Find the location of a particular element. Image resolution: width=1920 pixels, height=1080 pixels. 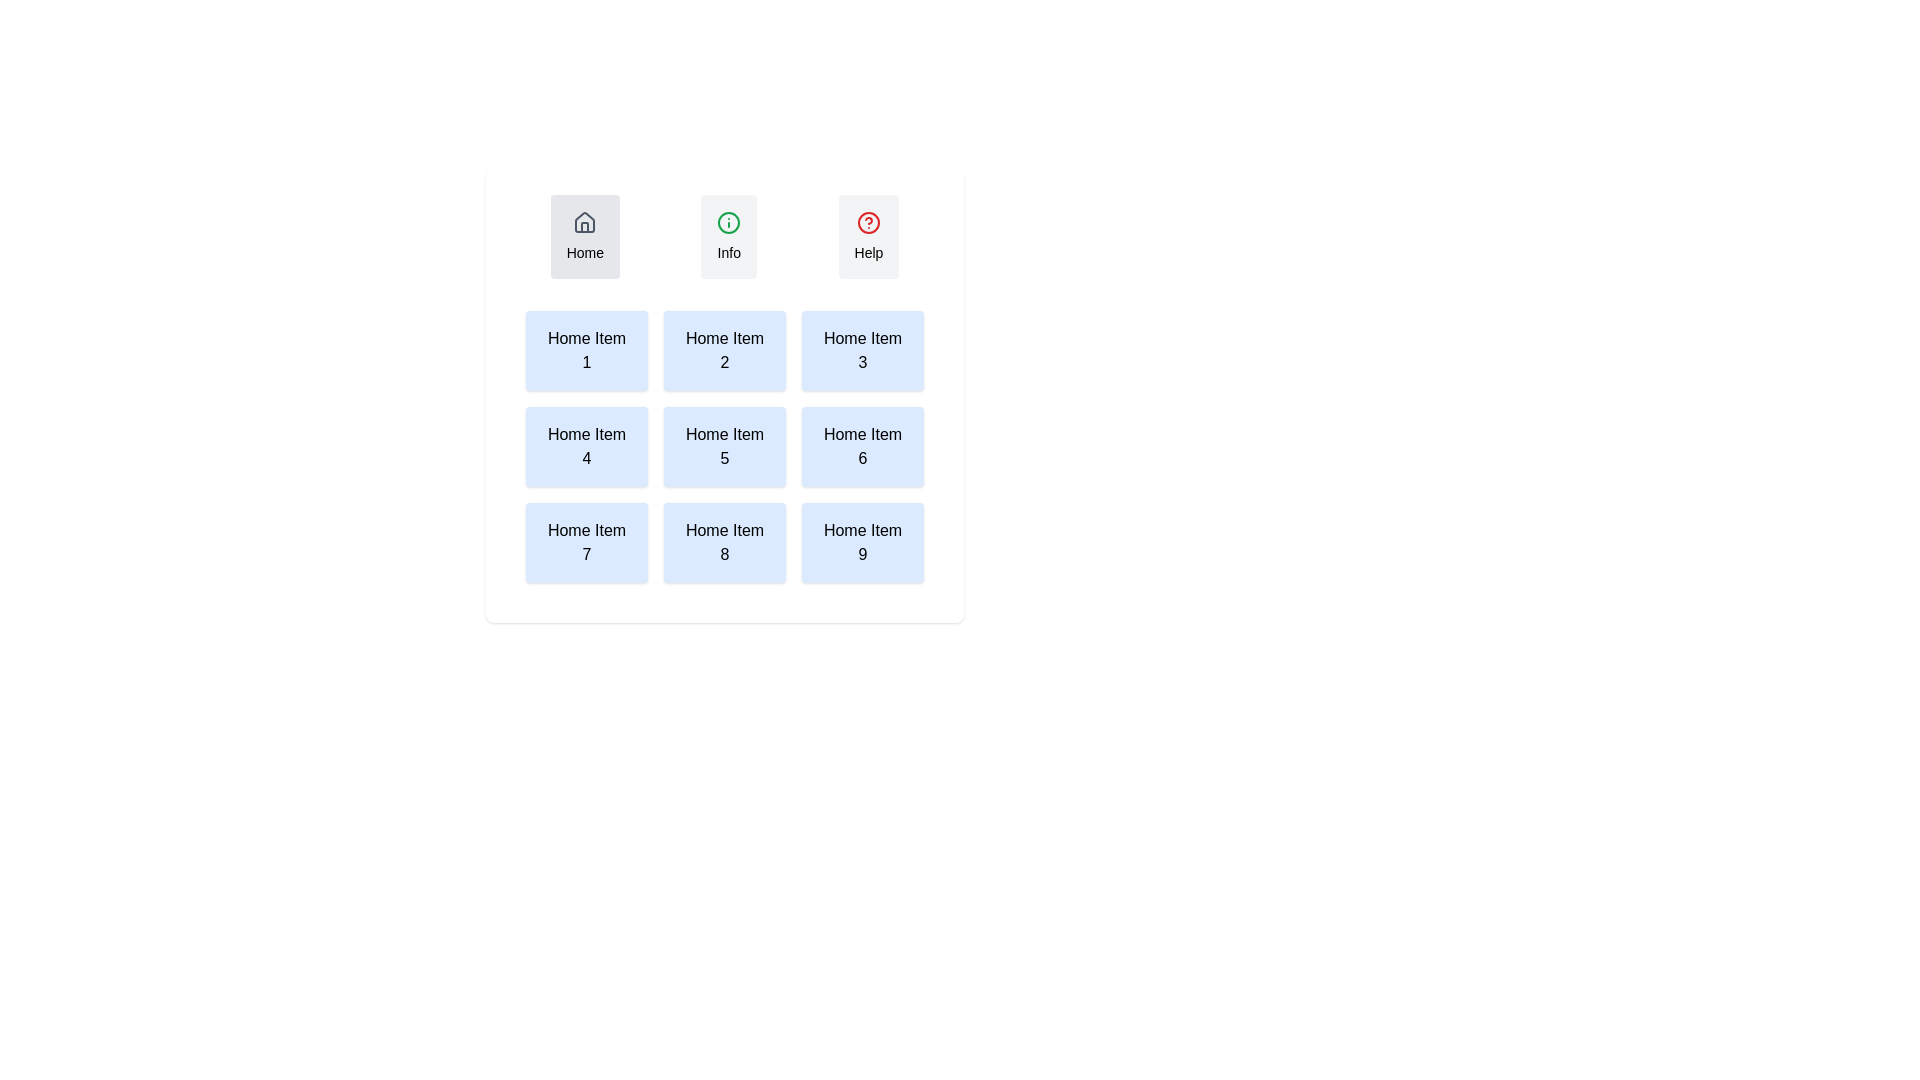

the Info tab to observe its hover effect is located at coordinates (728, 235).